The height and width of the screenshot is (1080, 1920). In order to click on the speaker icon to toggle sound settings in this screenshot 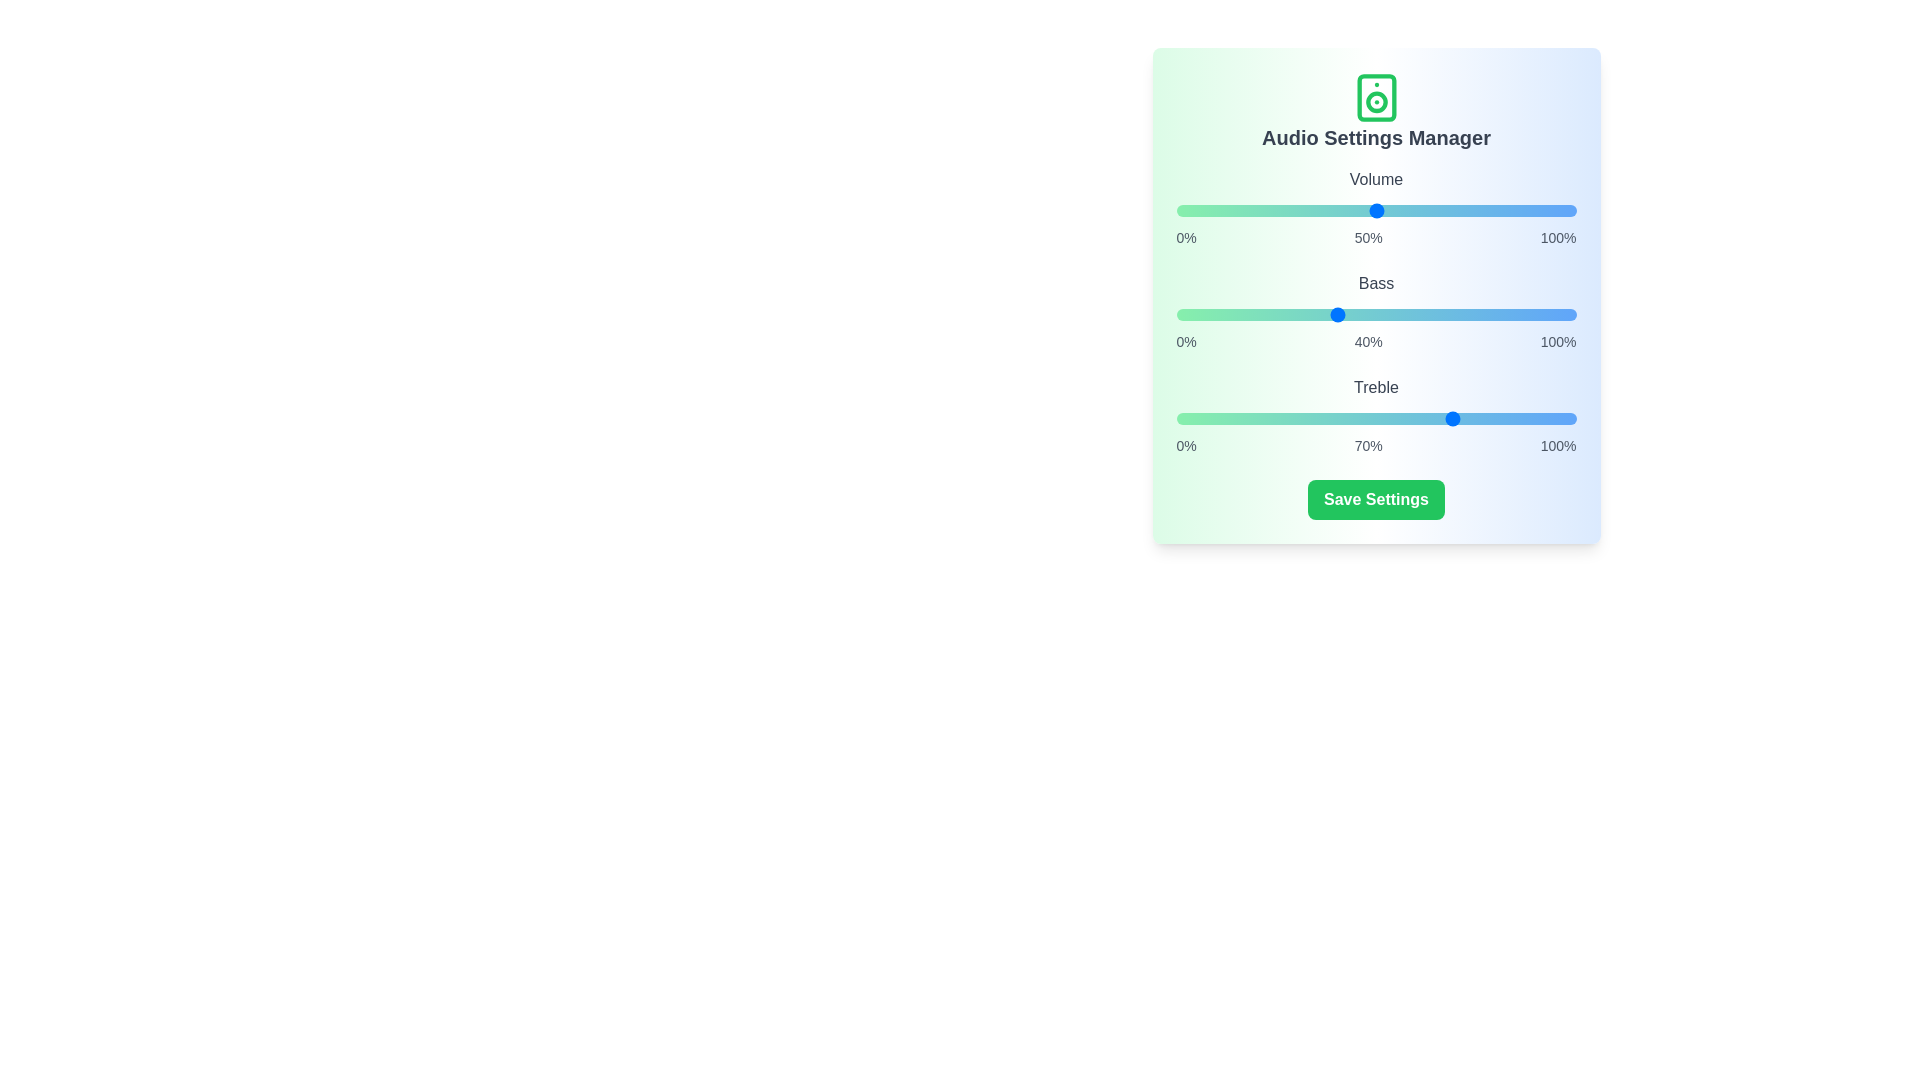, I will do `click(1375, 97)`.